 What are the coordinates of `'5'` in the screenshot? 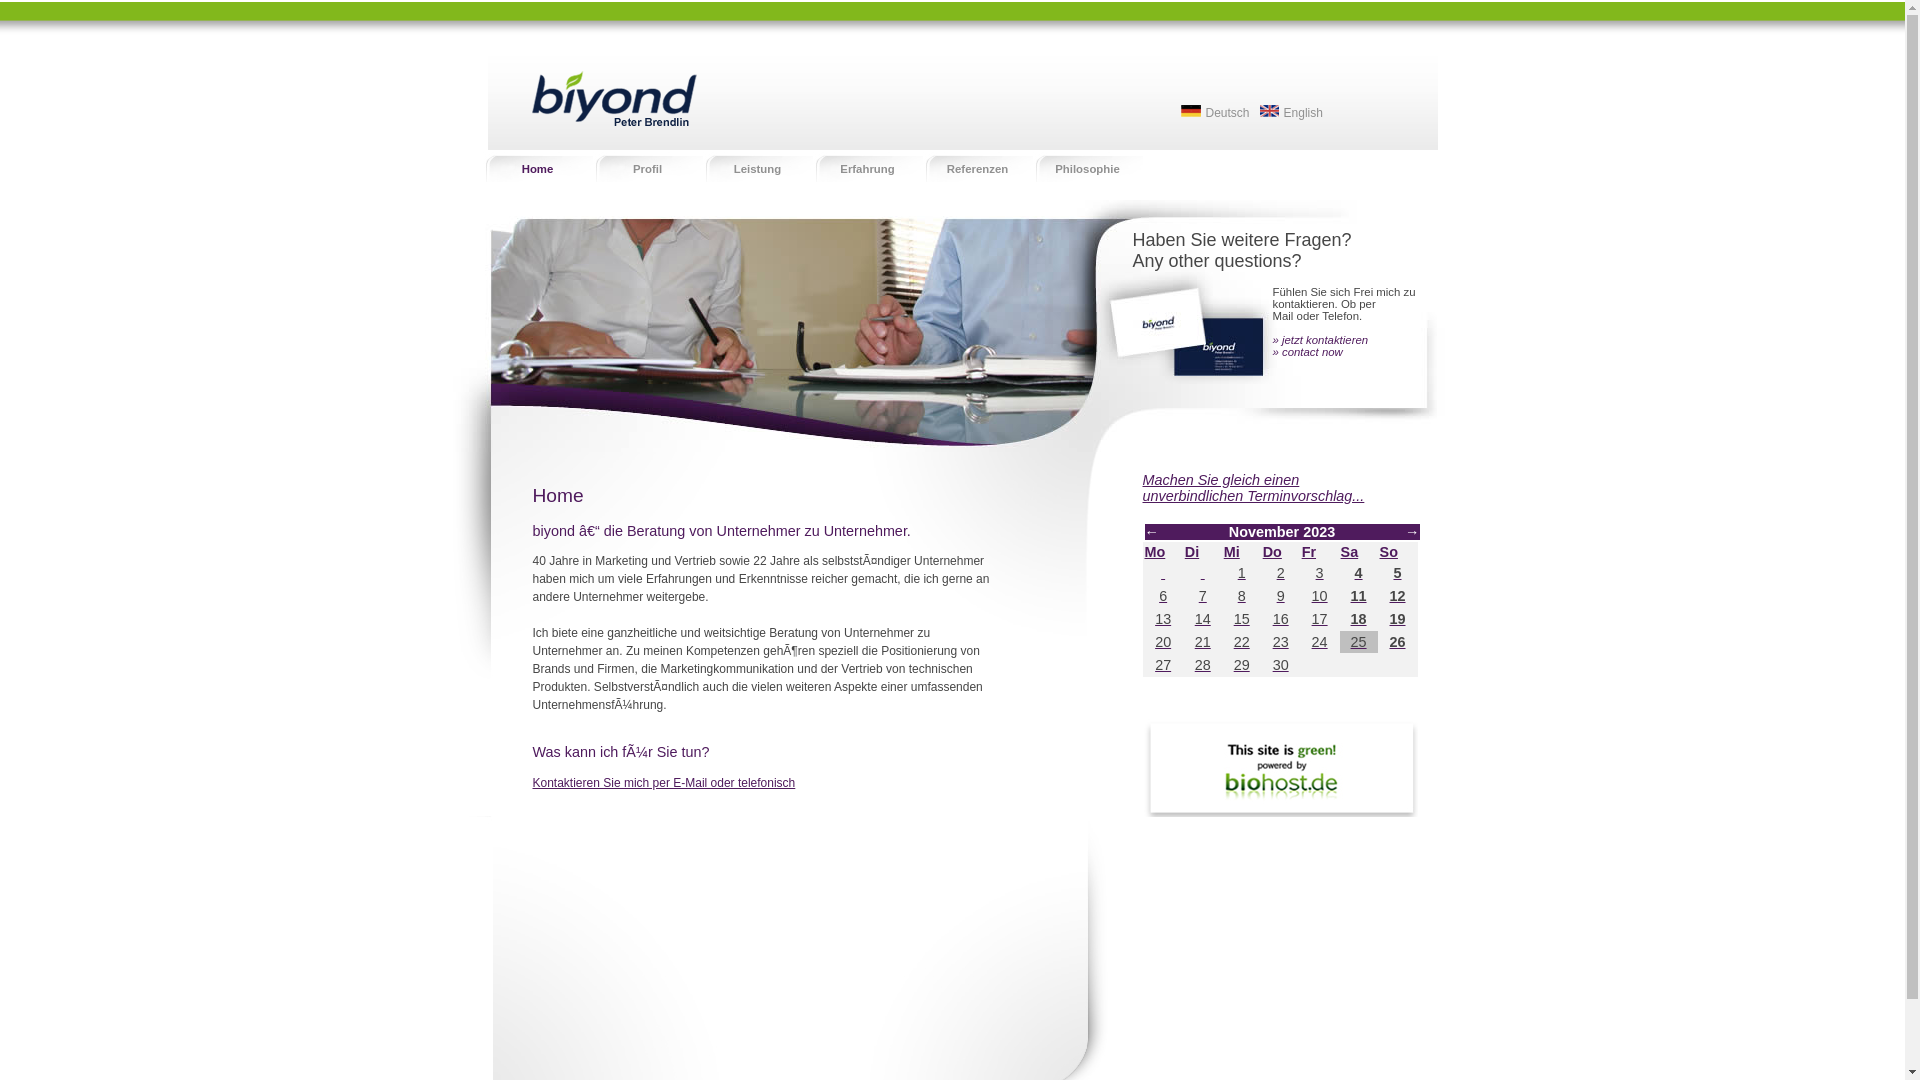 It's located at (1396, 573).